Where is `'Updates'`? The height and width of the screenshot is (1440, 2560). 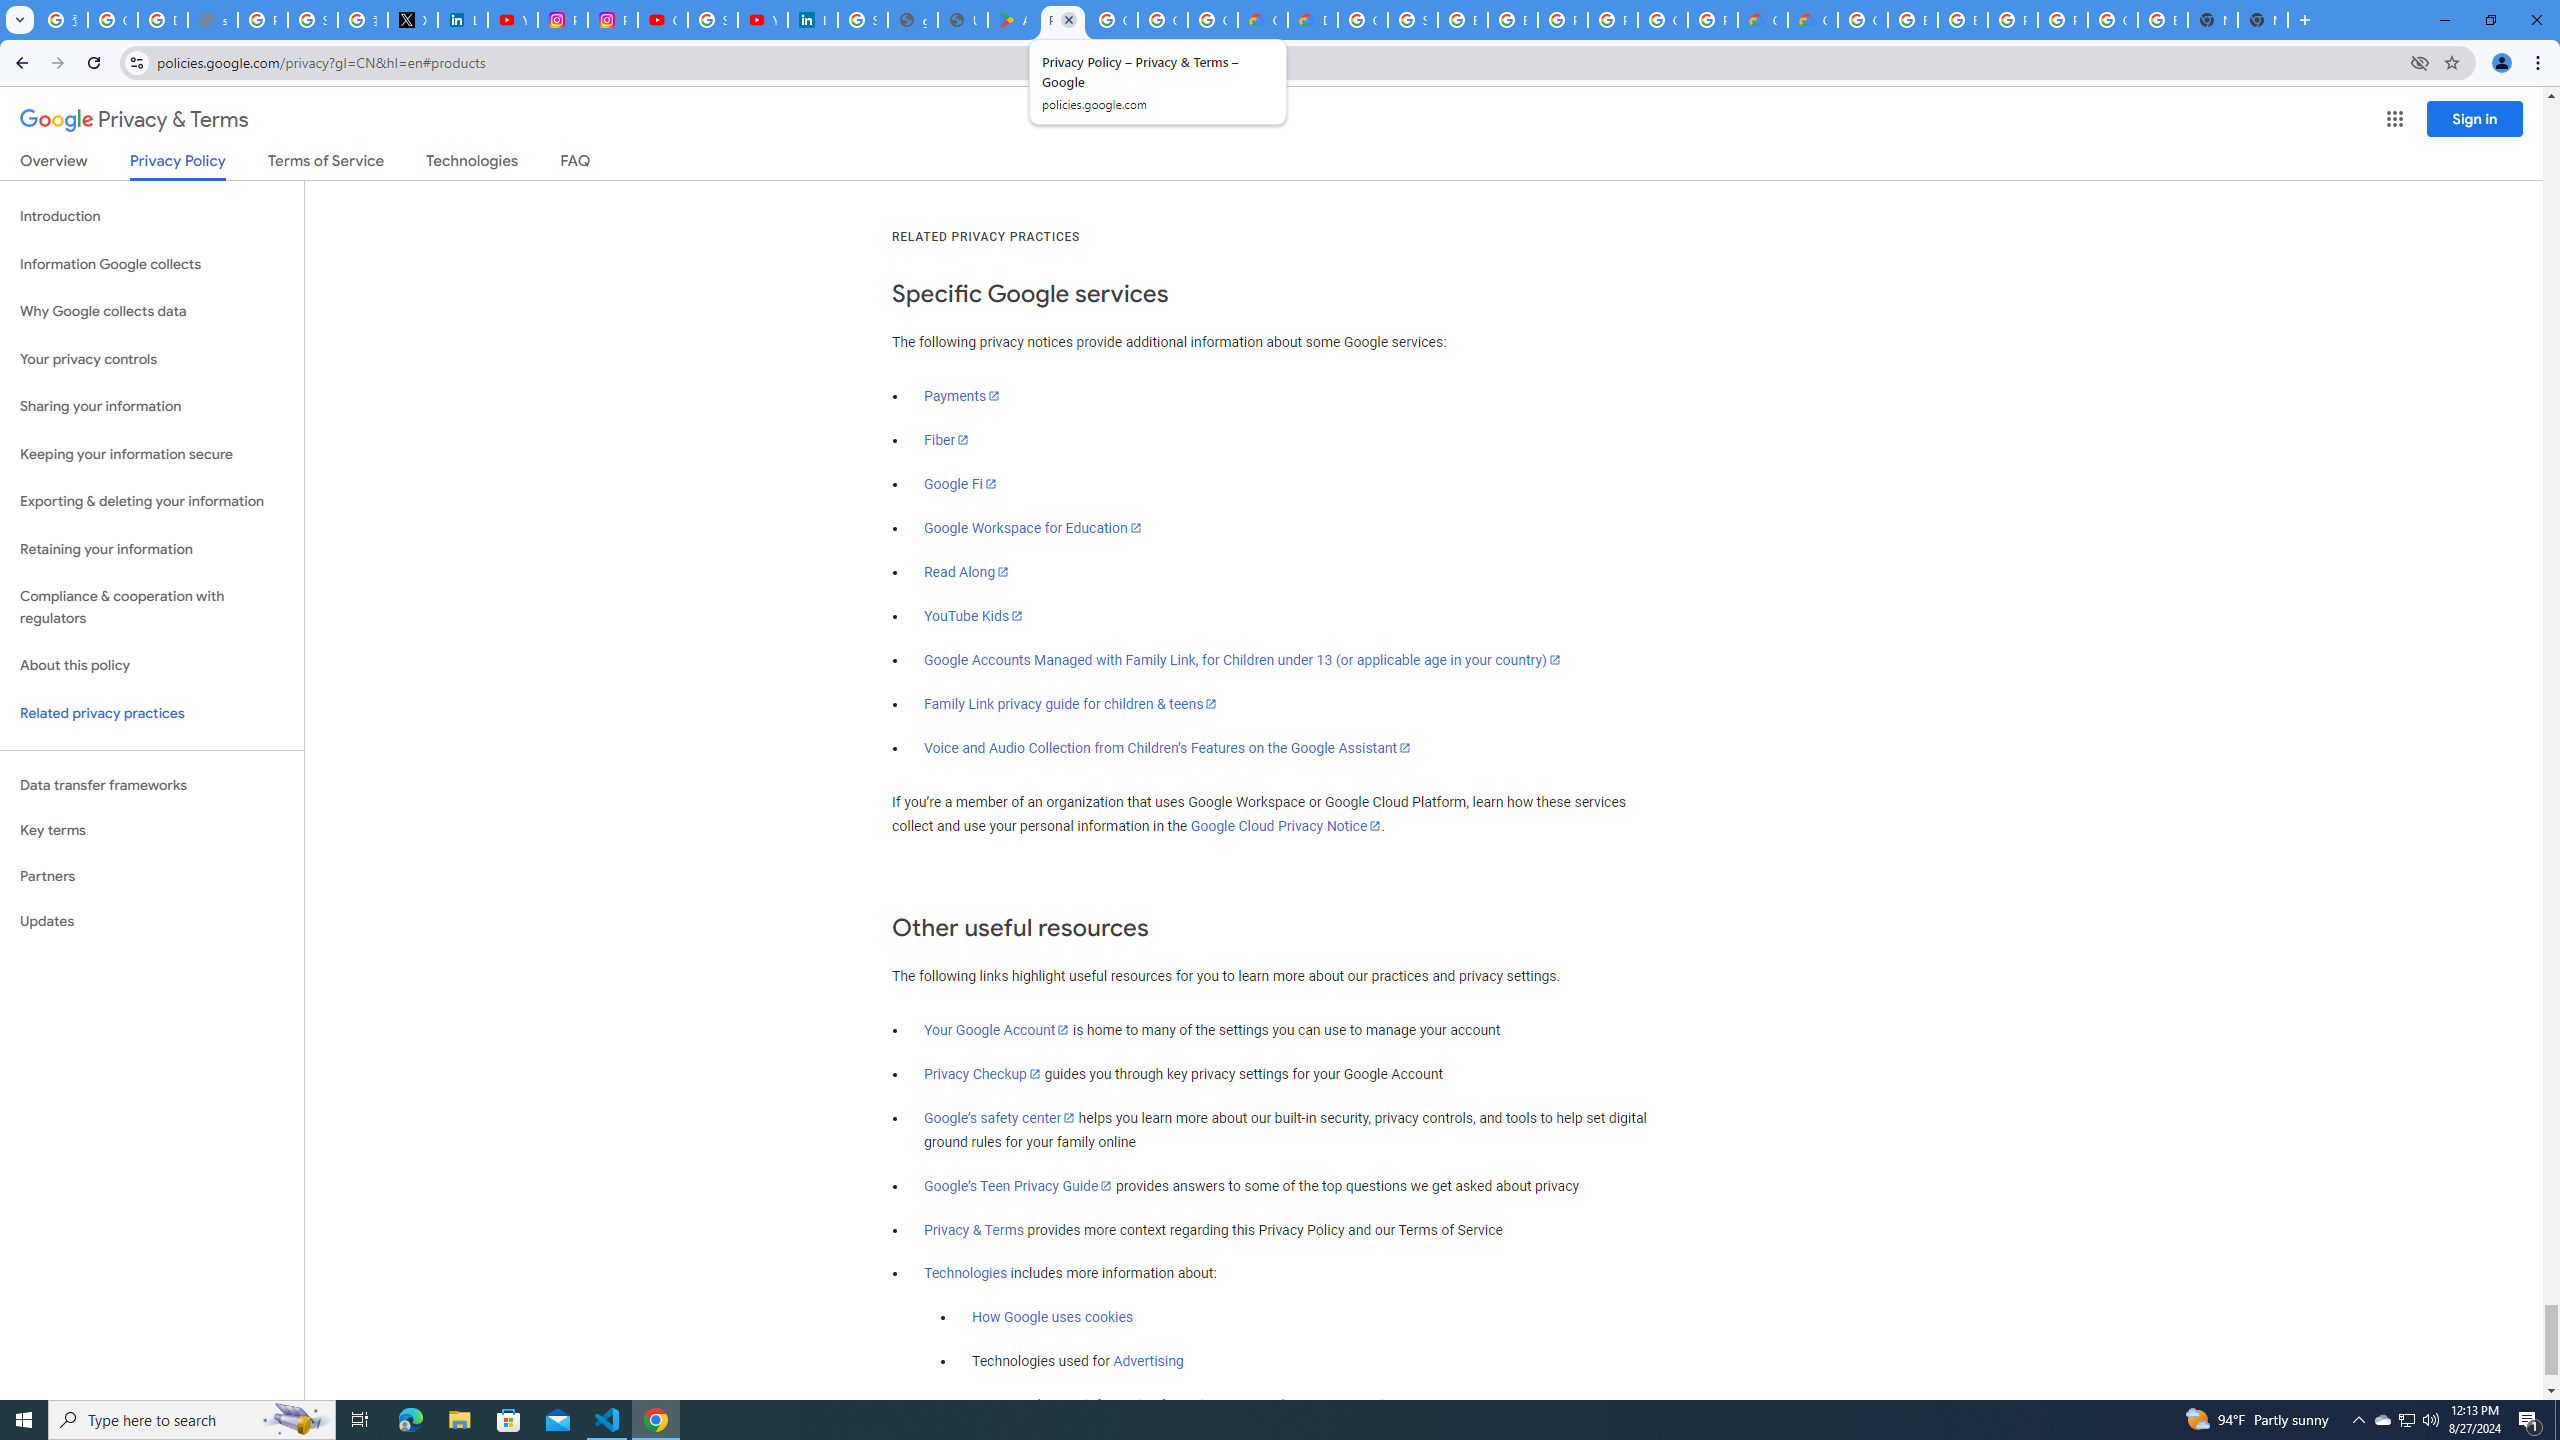 'Updates' is located at coordinates (151, 920).